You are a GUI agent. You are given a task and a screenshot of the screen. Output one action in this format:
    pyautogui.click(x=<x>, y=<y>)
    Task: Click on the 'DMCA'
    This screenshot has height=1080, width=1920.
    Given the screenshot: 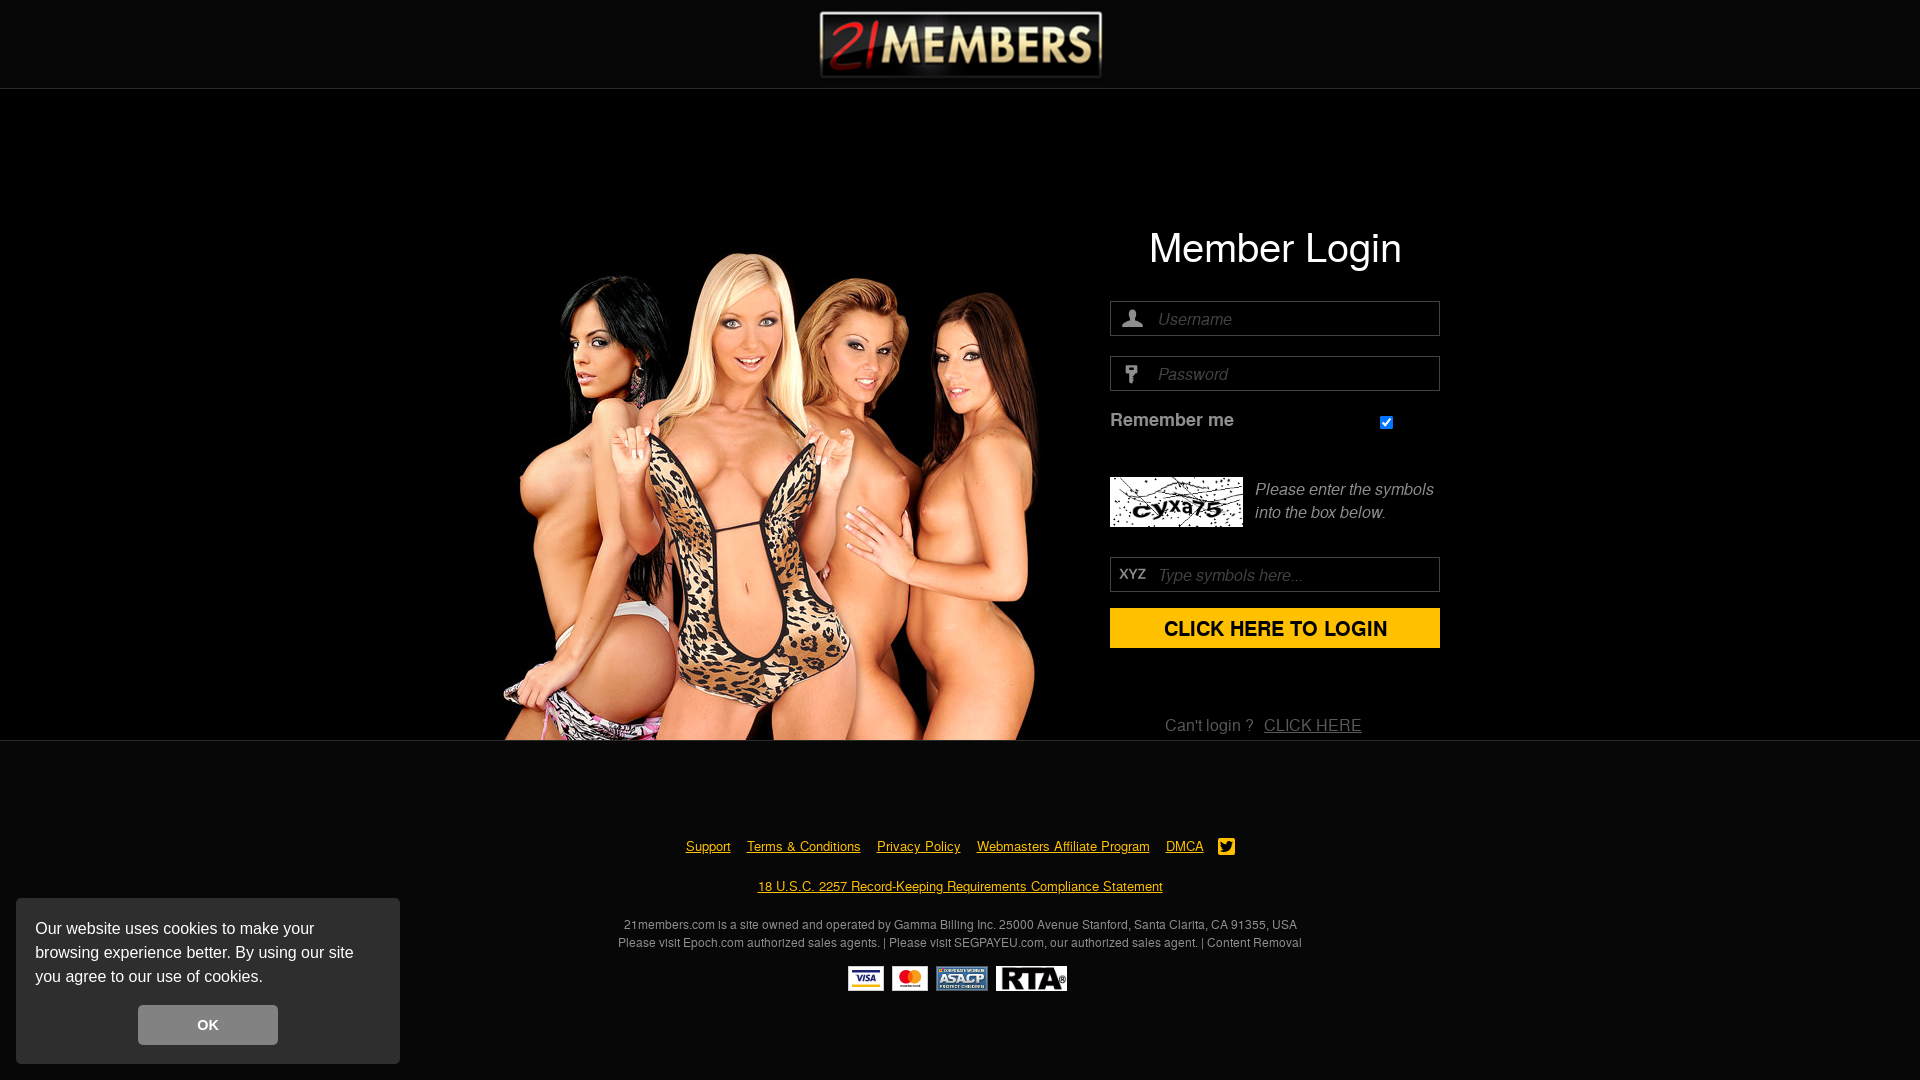 What is the action you would take?
    pyautogui.click(x=1166, y=845)
    